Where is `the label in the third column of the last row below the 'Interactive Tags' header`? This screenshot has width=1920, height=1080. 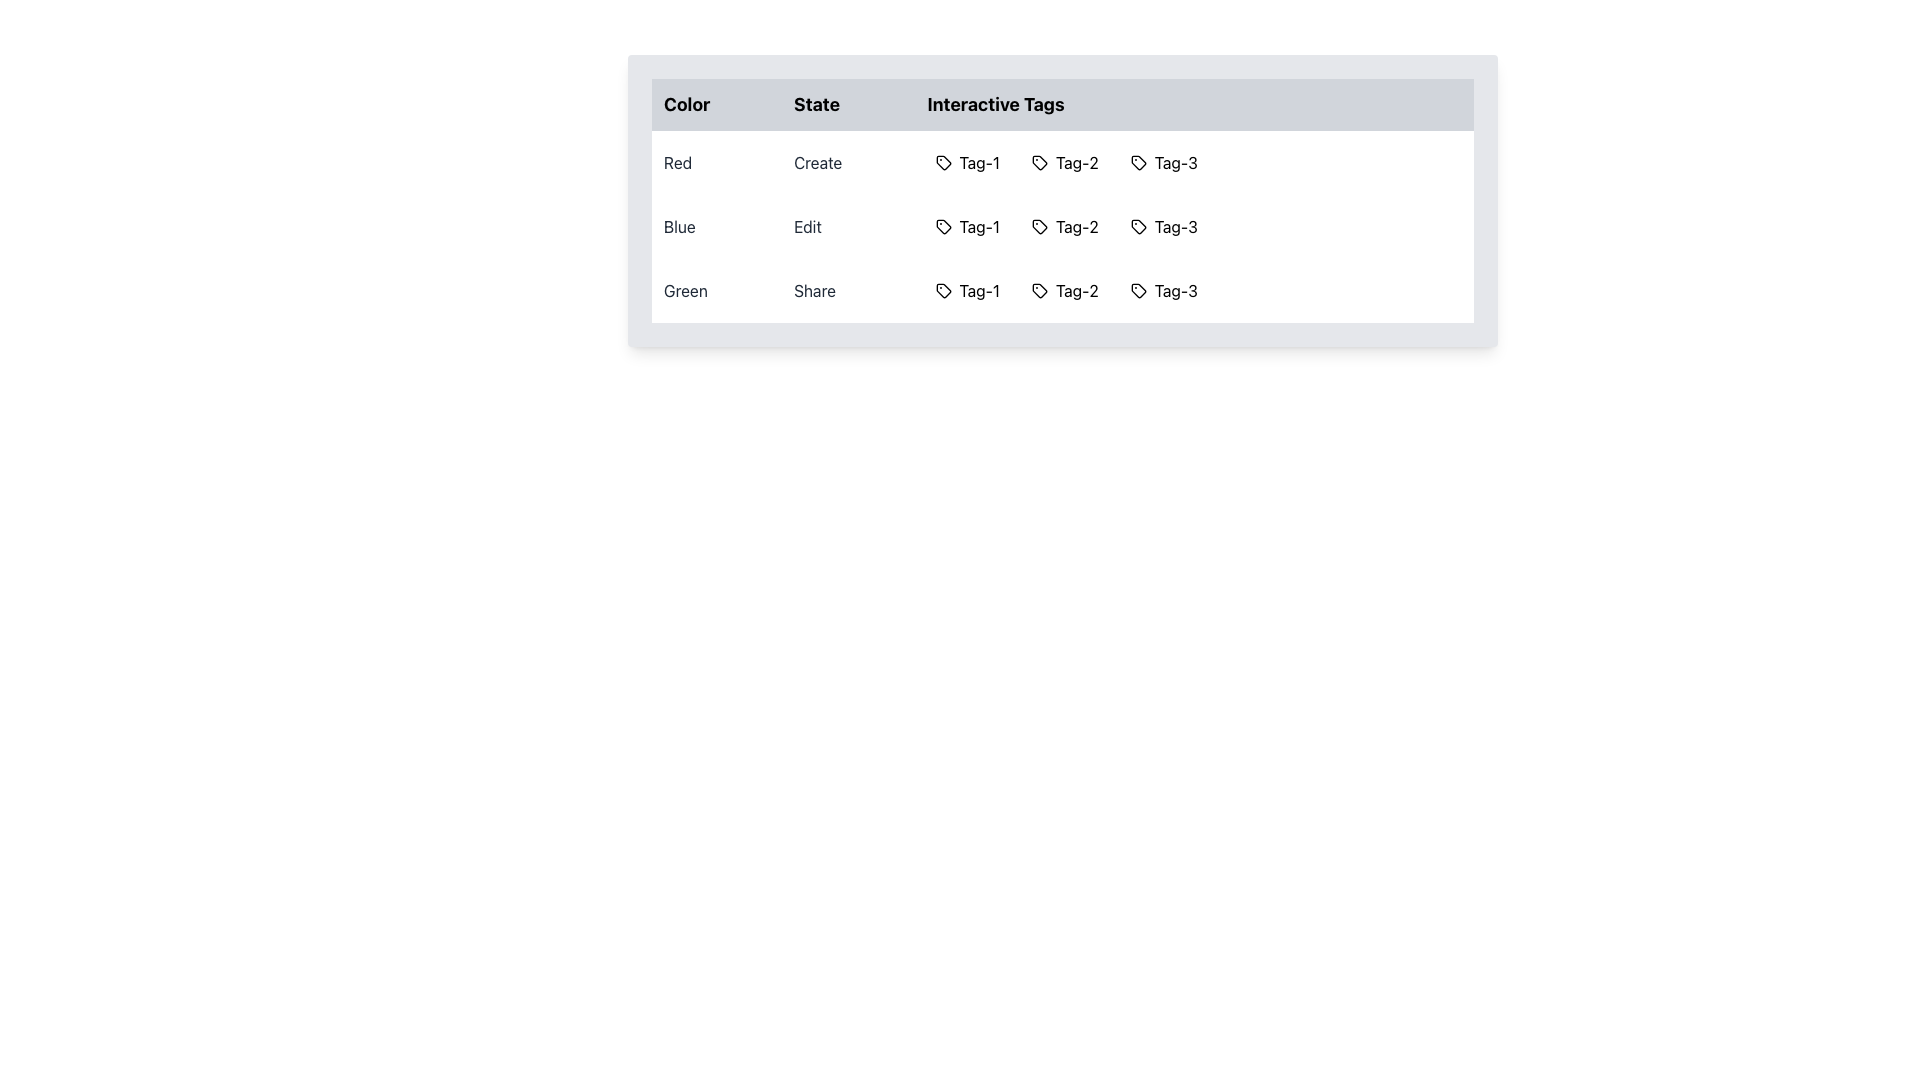 the label in the third column of the last row below the 'Interactive Tags' header is located at coordinates (1194, 290).